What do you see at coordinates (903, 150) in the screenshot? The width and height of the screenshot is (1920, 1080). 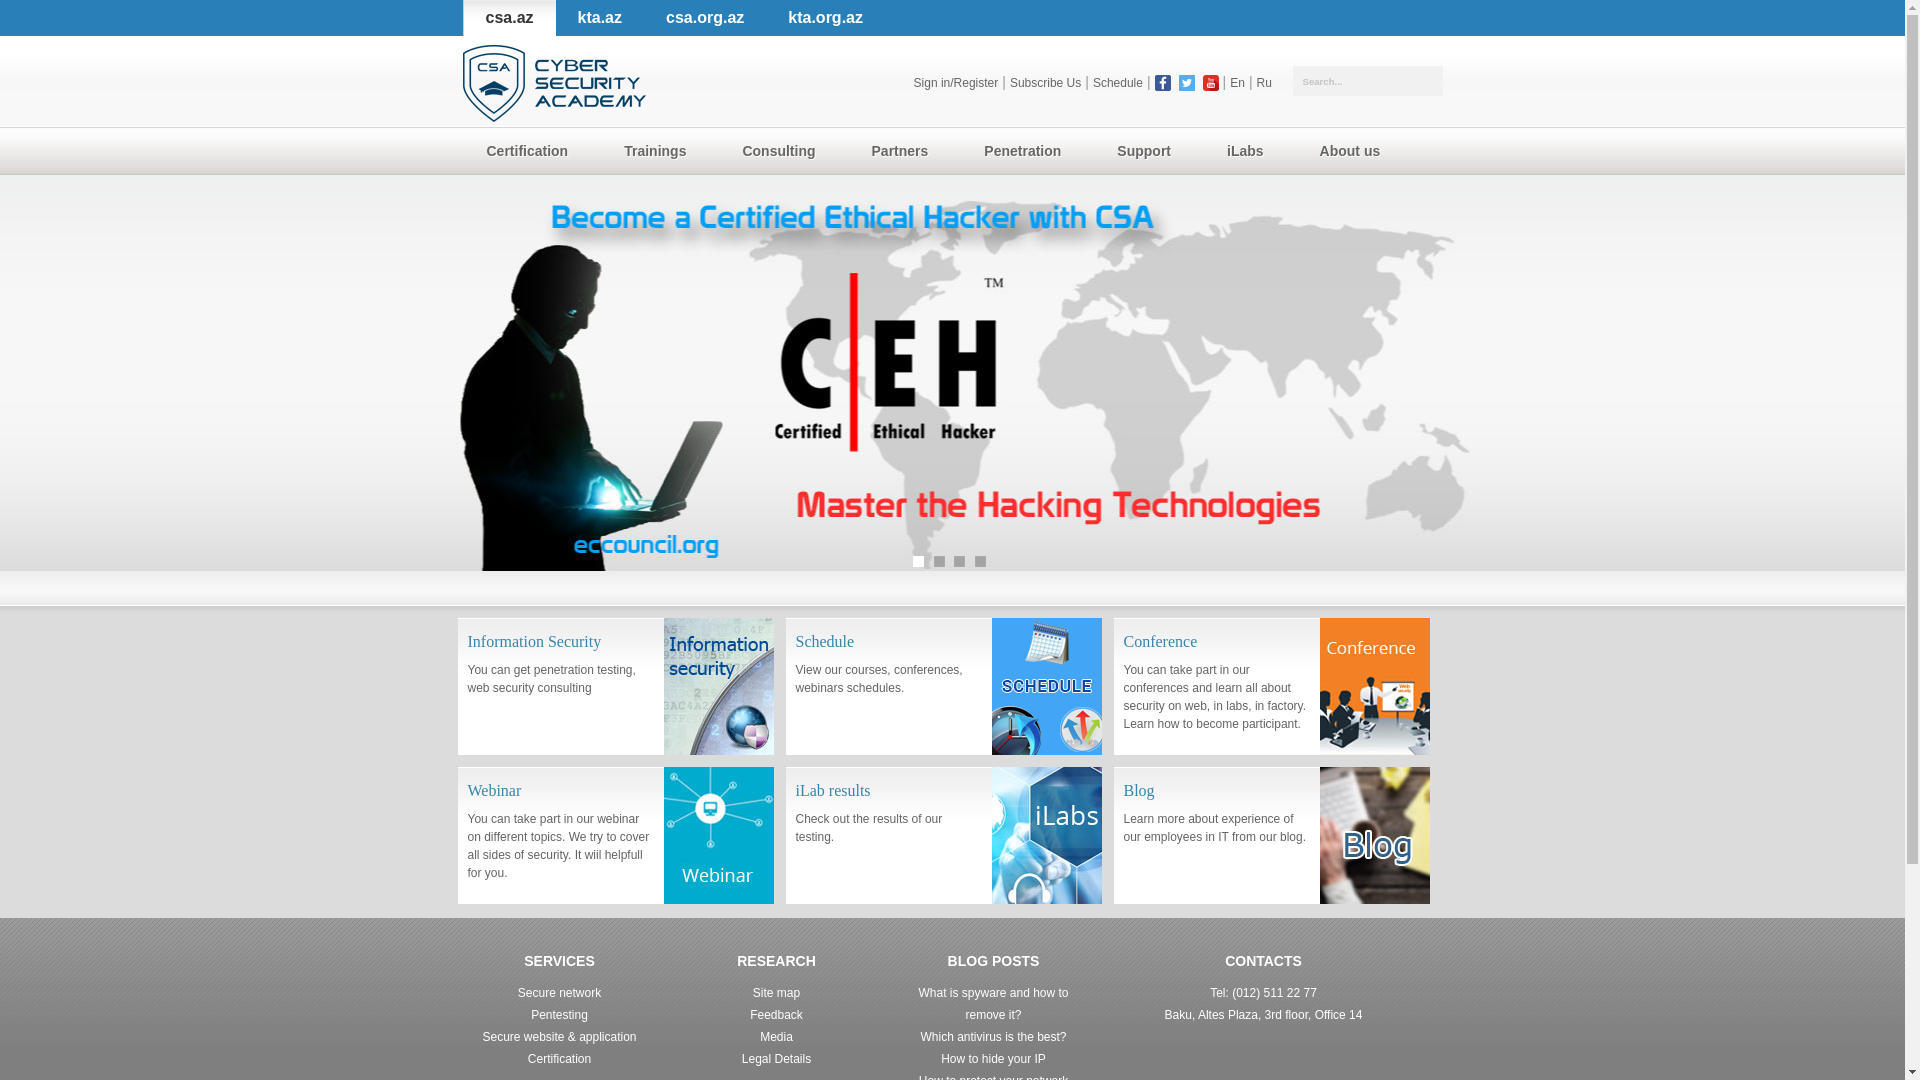 I see `'Partners'` at bounding box center [903, 150].